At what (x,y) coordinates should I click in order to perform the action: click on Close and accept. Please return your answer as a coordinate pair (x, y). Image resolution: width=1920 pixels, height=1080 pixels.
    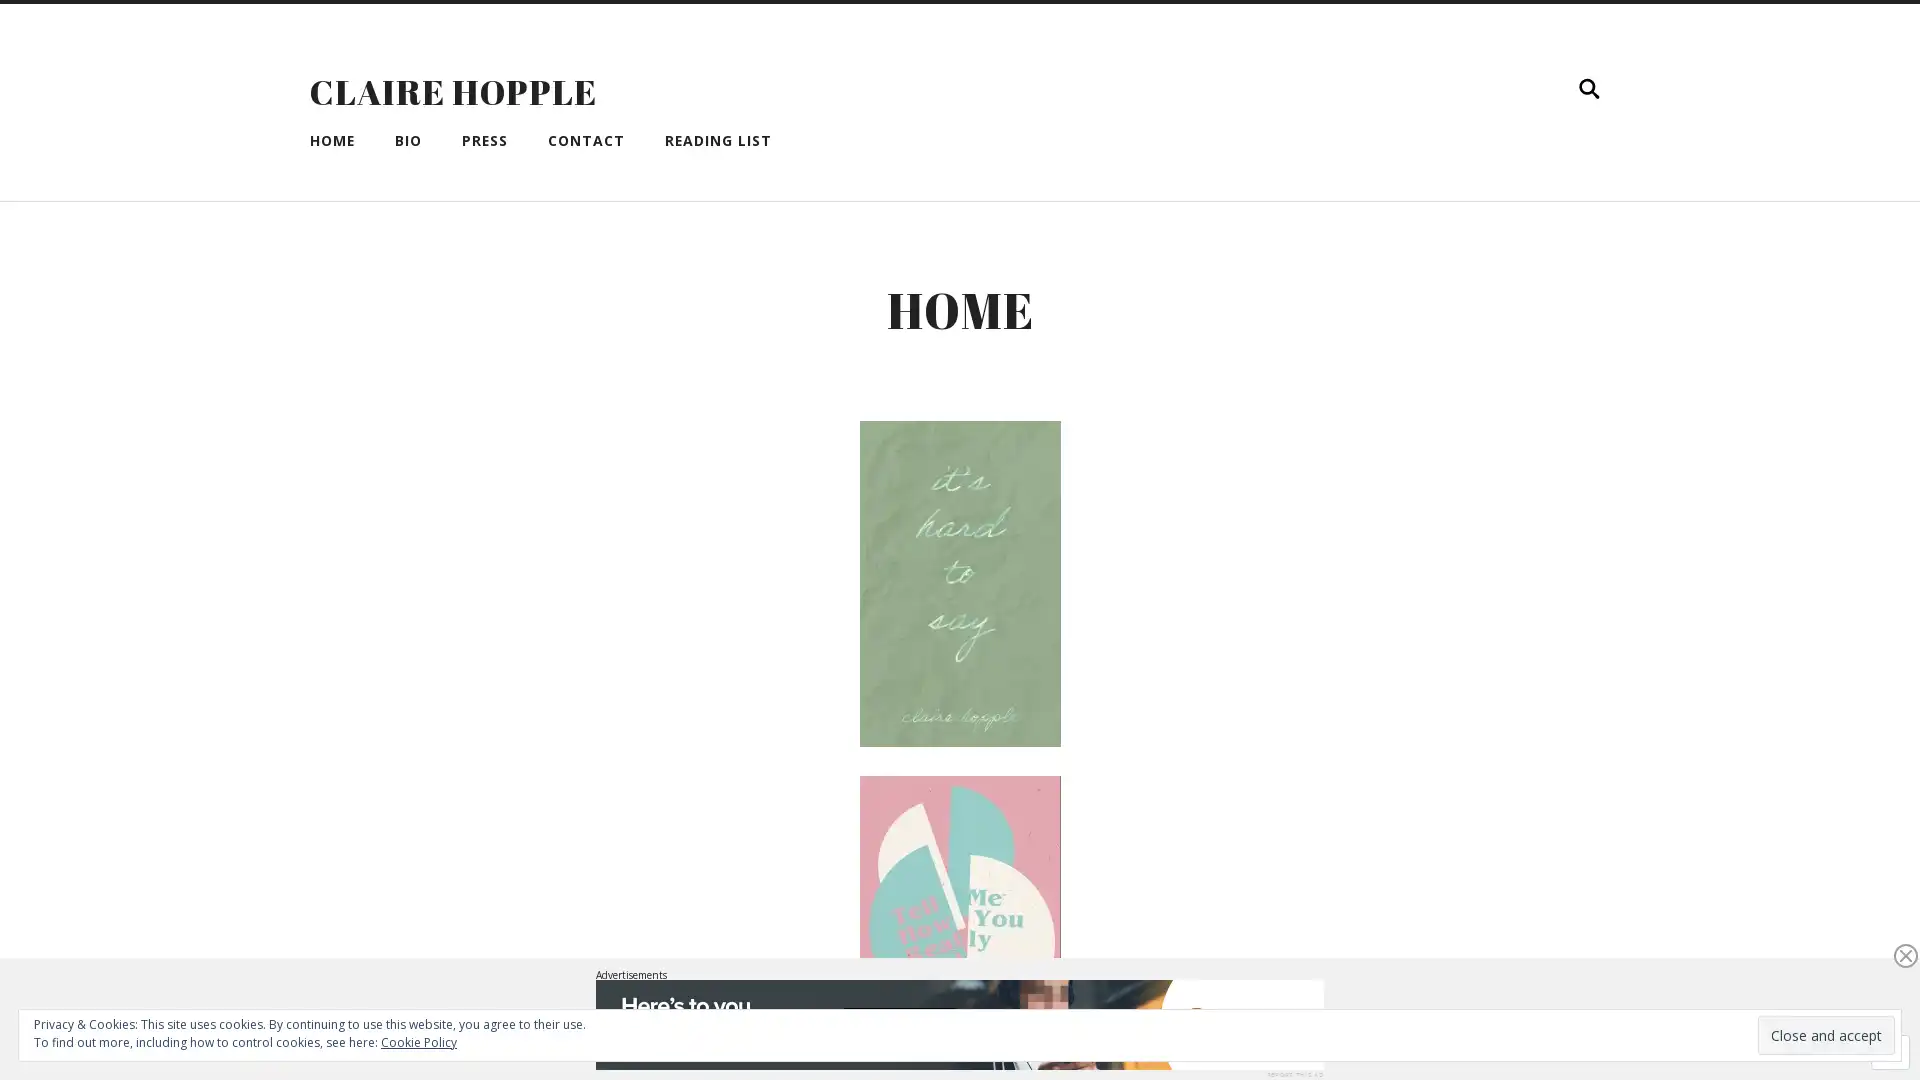
    Looking at the image, I should click on (1826, 1035).